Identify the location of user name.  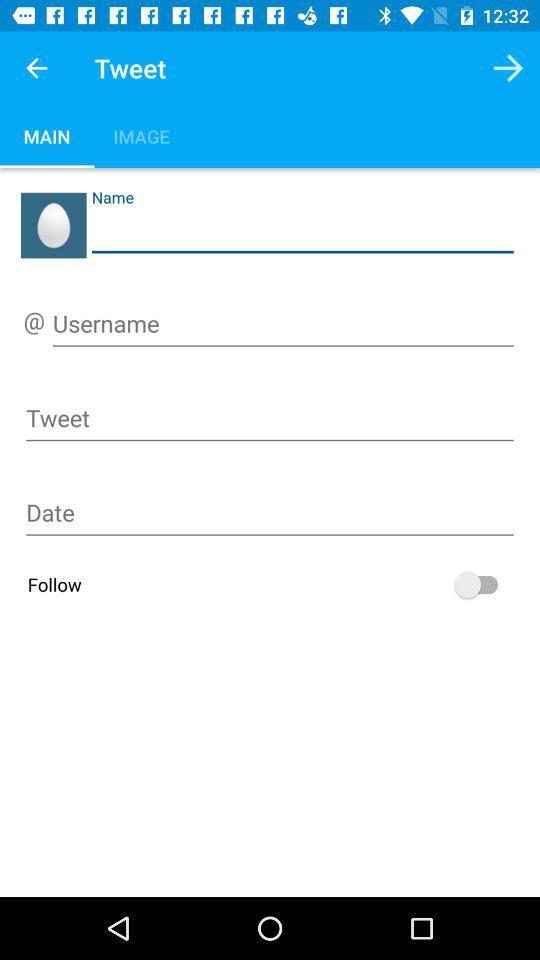
(282, 327).